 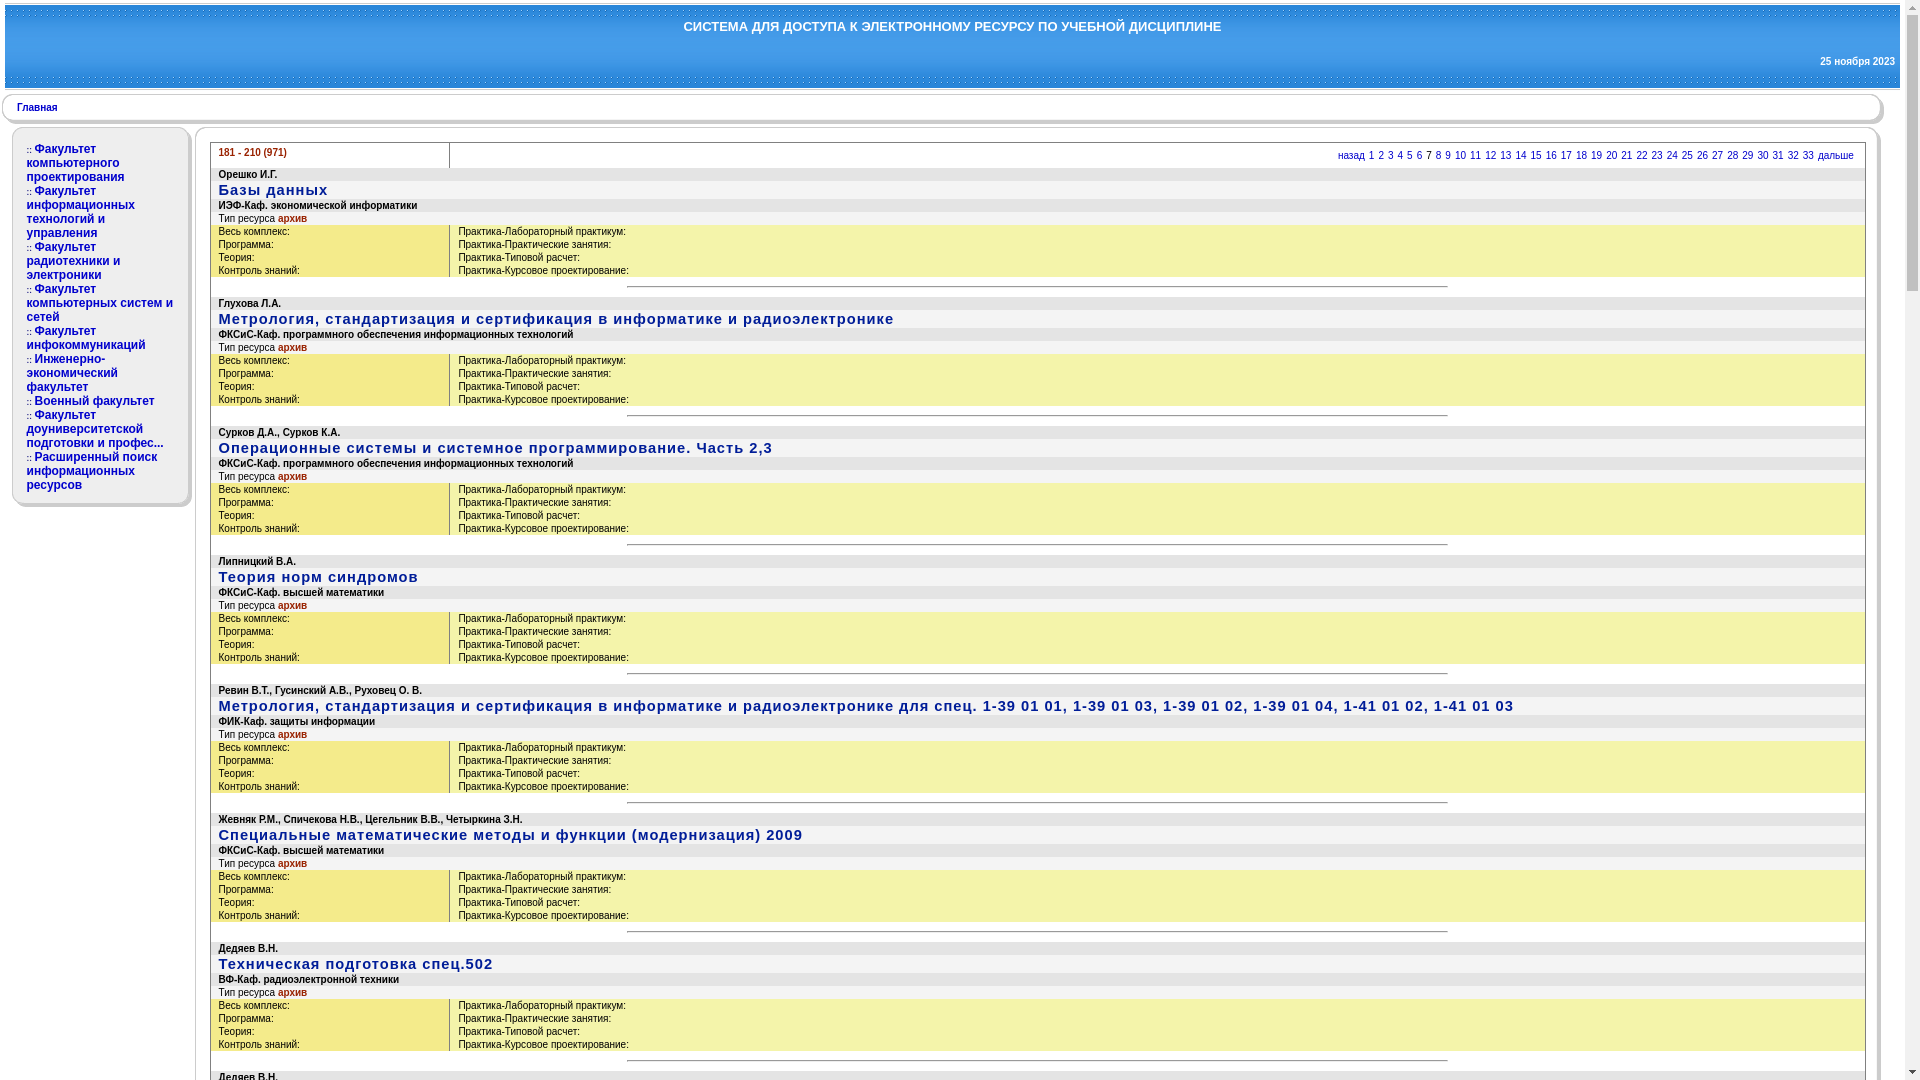 What do you see at coordinates (1701, 154) in the screenshot?
I see `'26'` at bounding box center [1701, 154].